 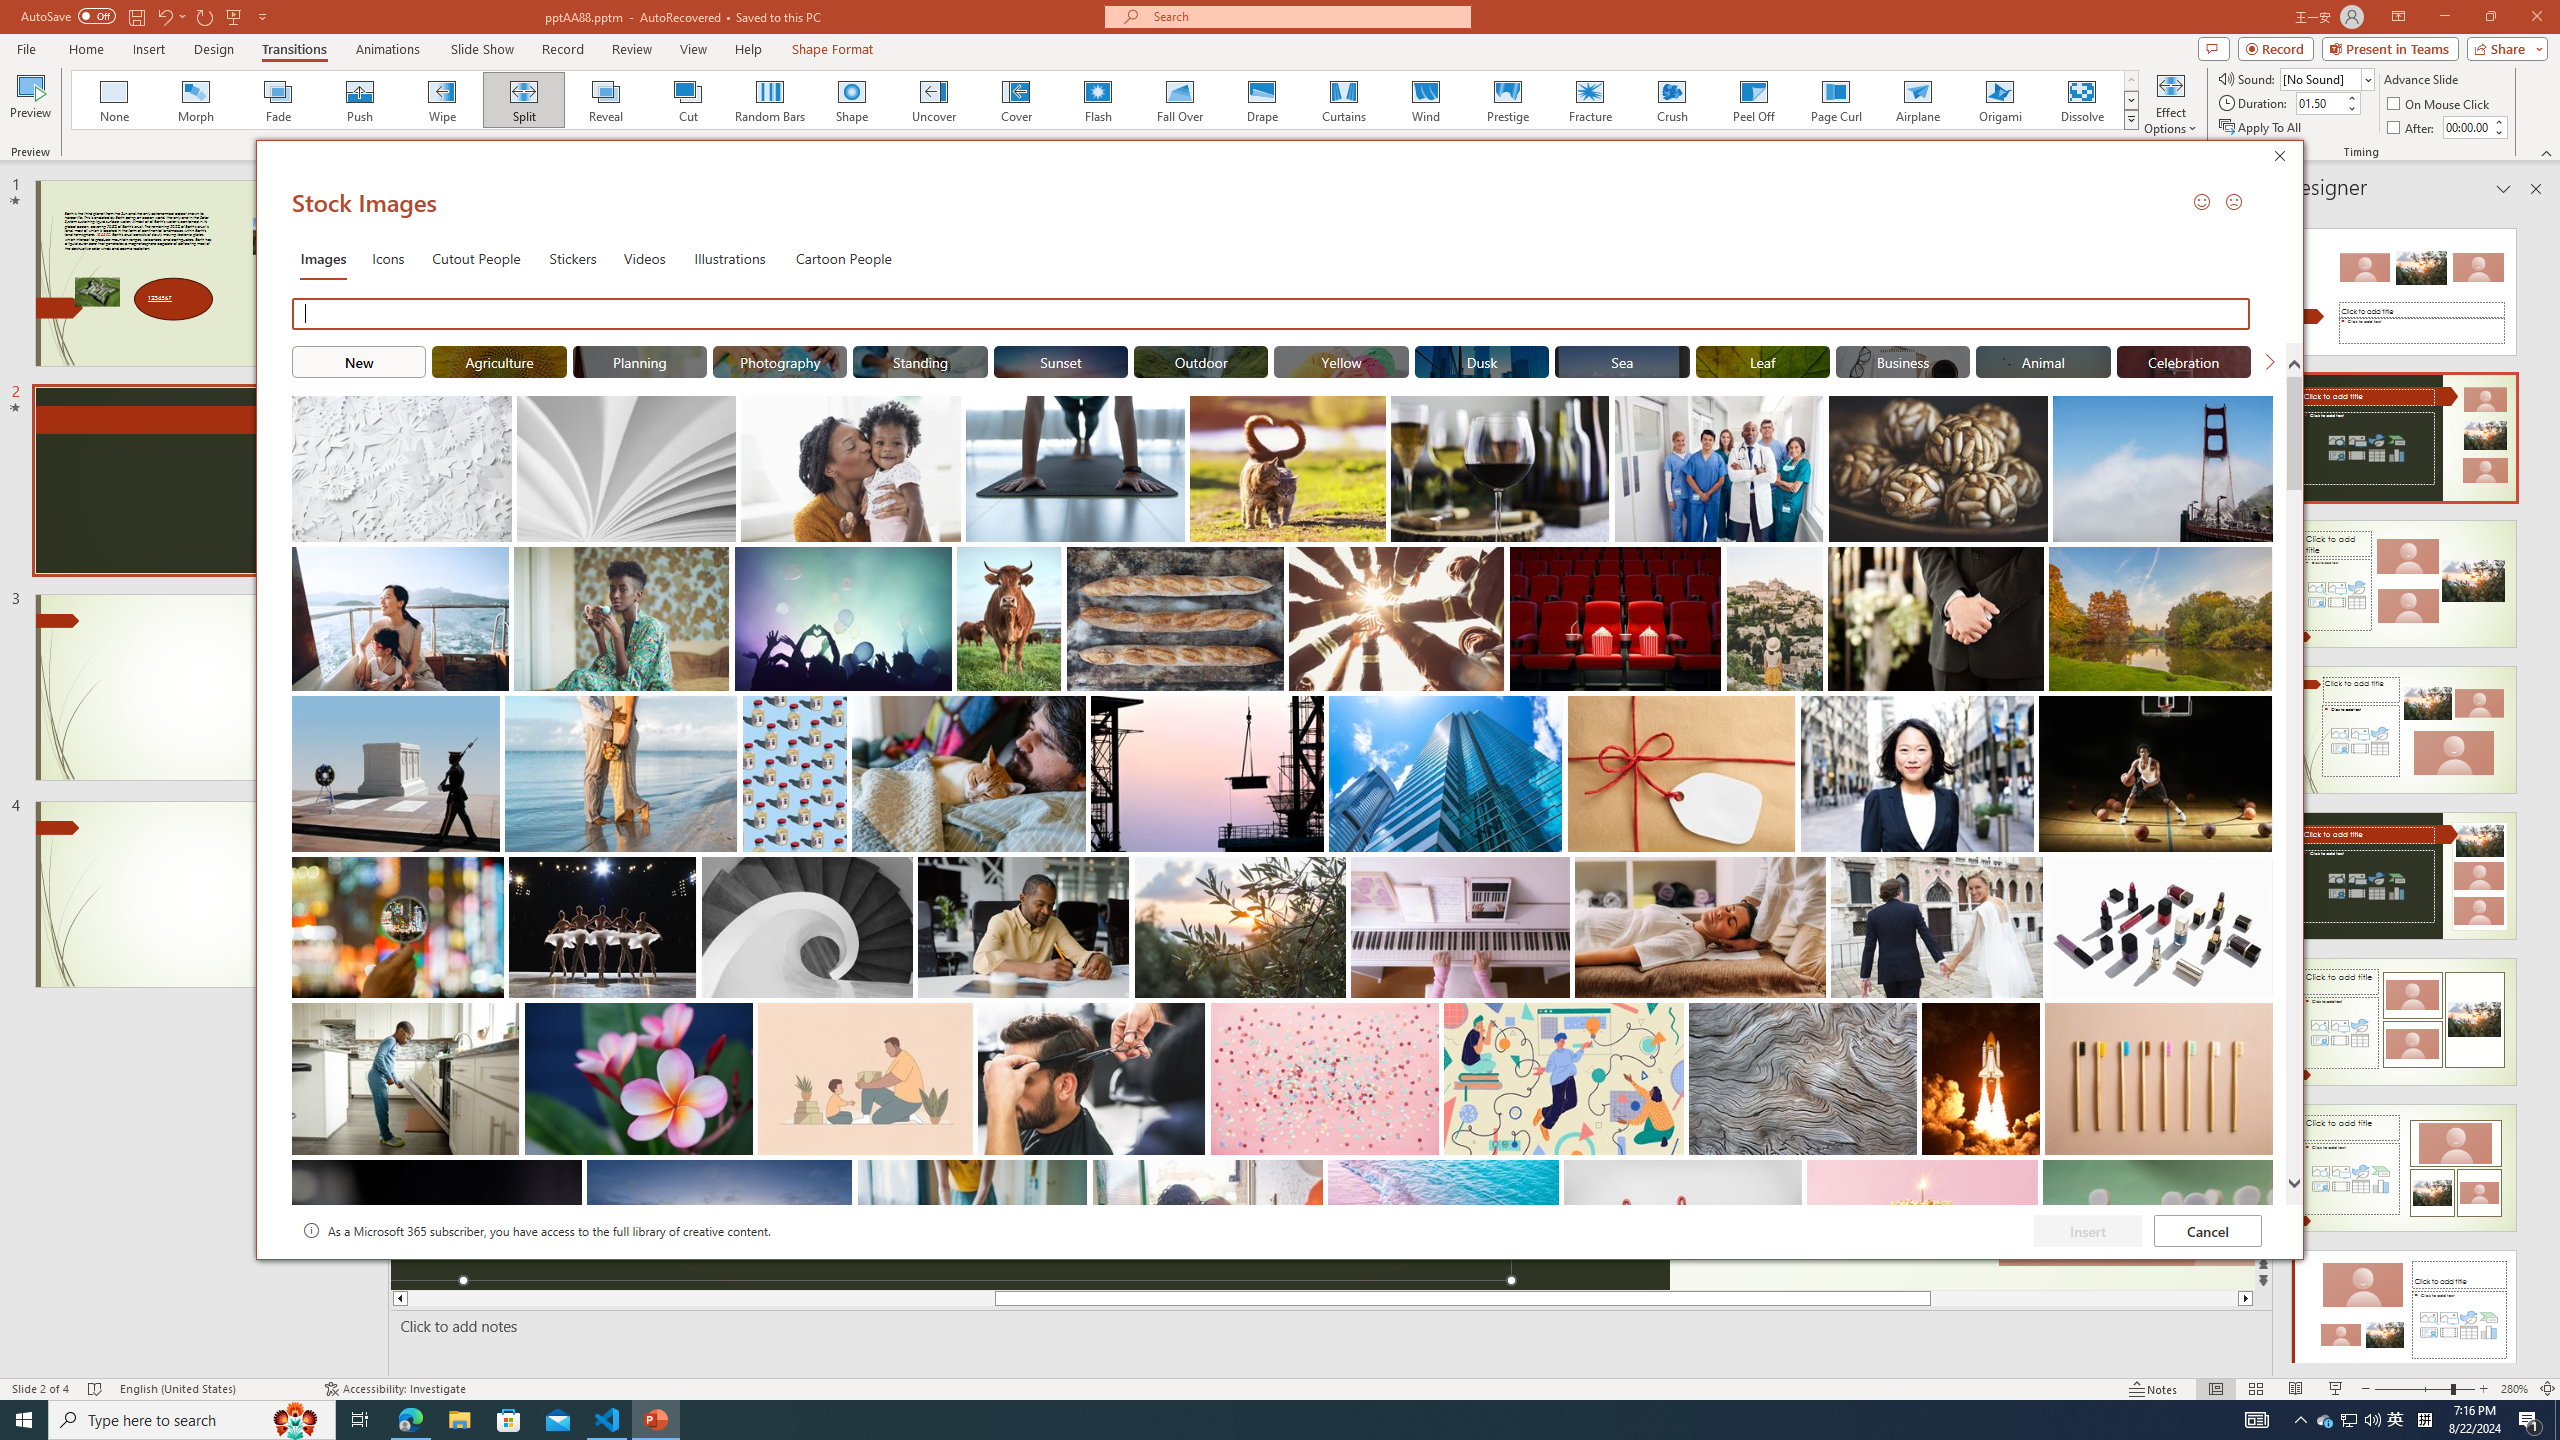 What do you see at coordinates (114, 99) in the screenshot?
I see `'None'` at bounding box center [114, 99].